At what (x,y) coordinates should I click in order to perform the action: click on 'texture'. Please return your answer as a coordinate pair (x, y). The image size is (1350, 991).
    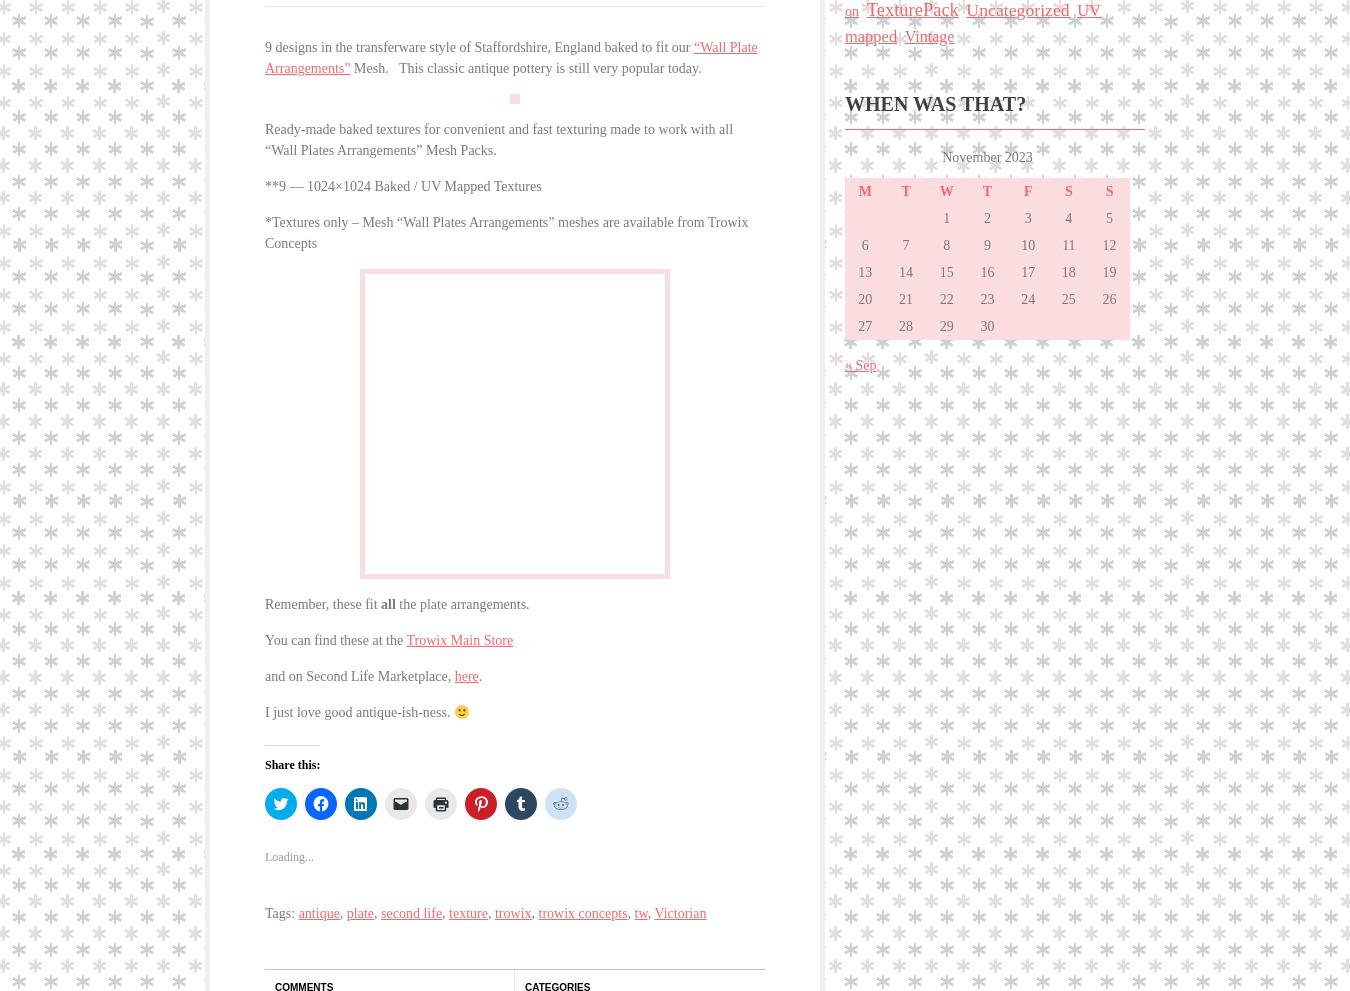
    Looking at the image, I should click on (467, 901).